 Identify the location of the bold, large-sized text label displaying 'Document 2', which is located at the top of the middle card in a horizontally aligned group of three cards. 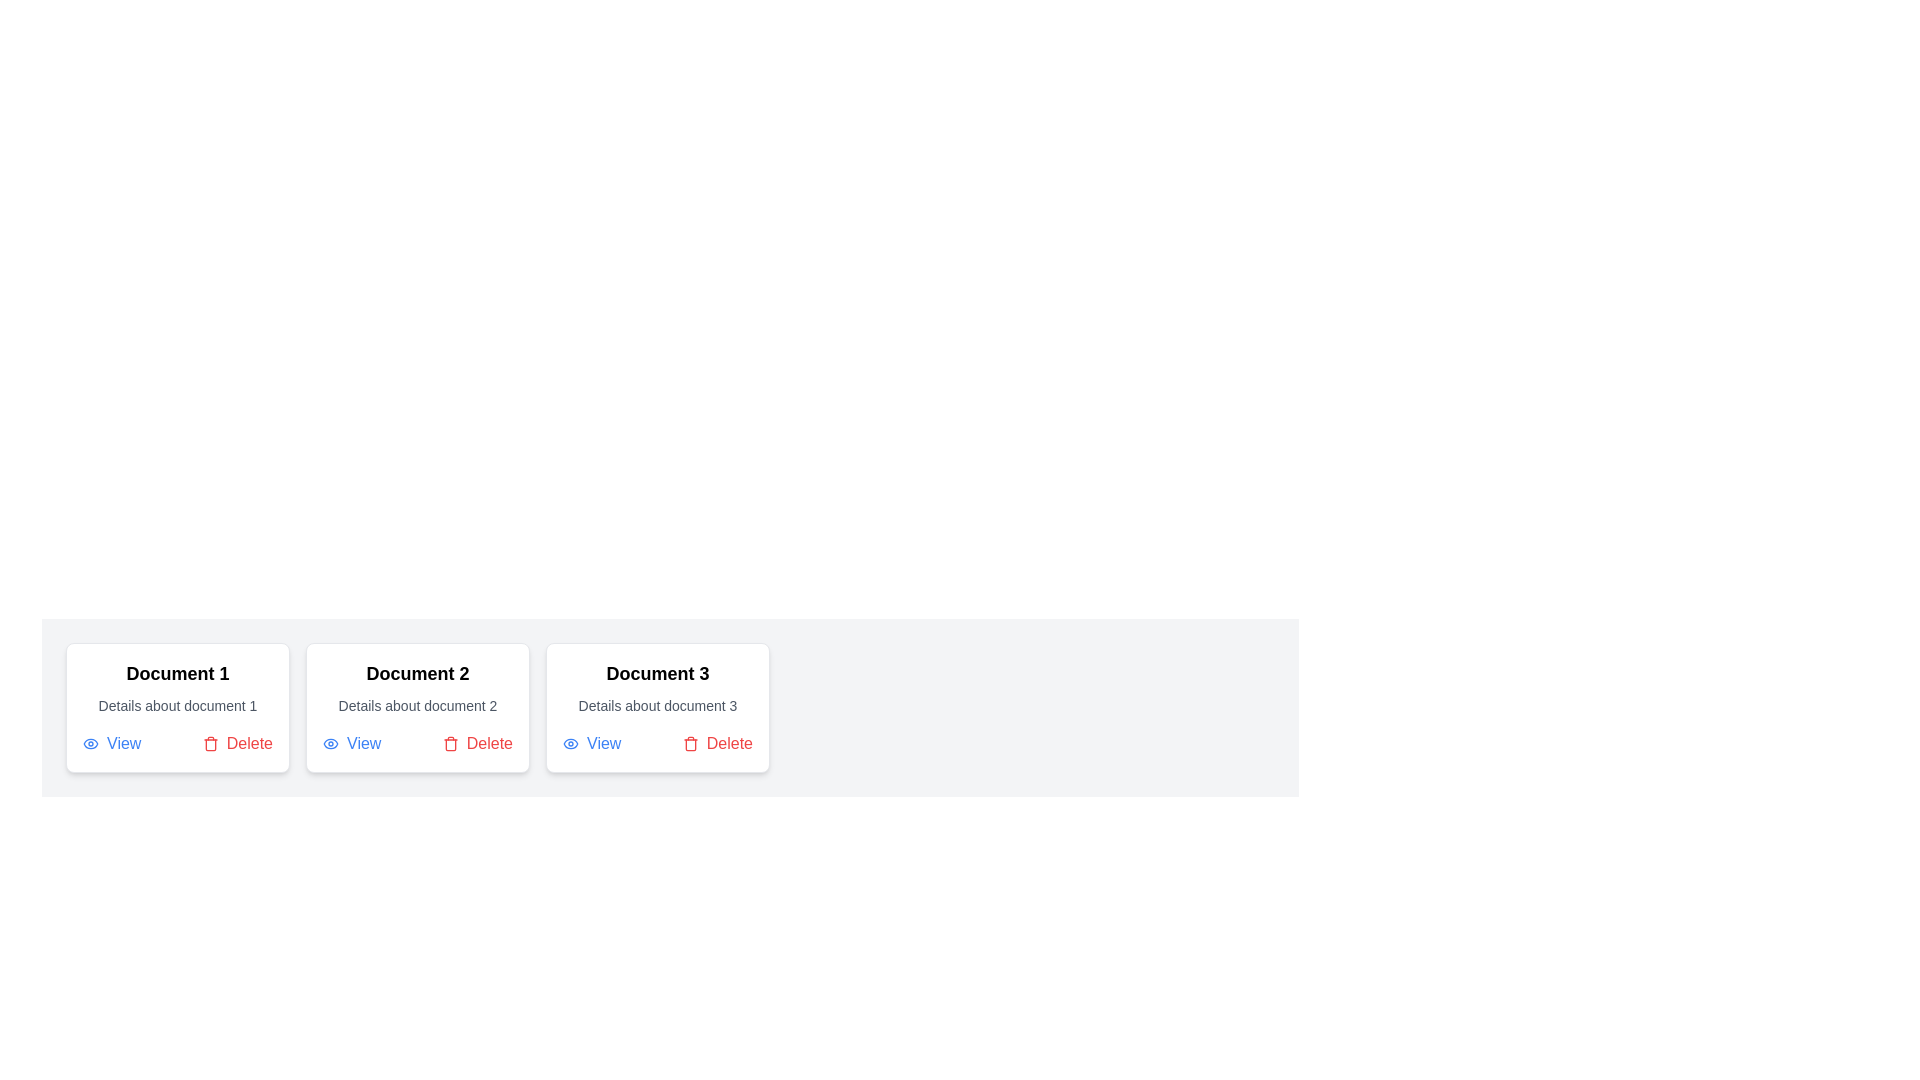
(416, 674).